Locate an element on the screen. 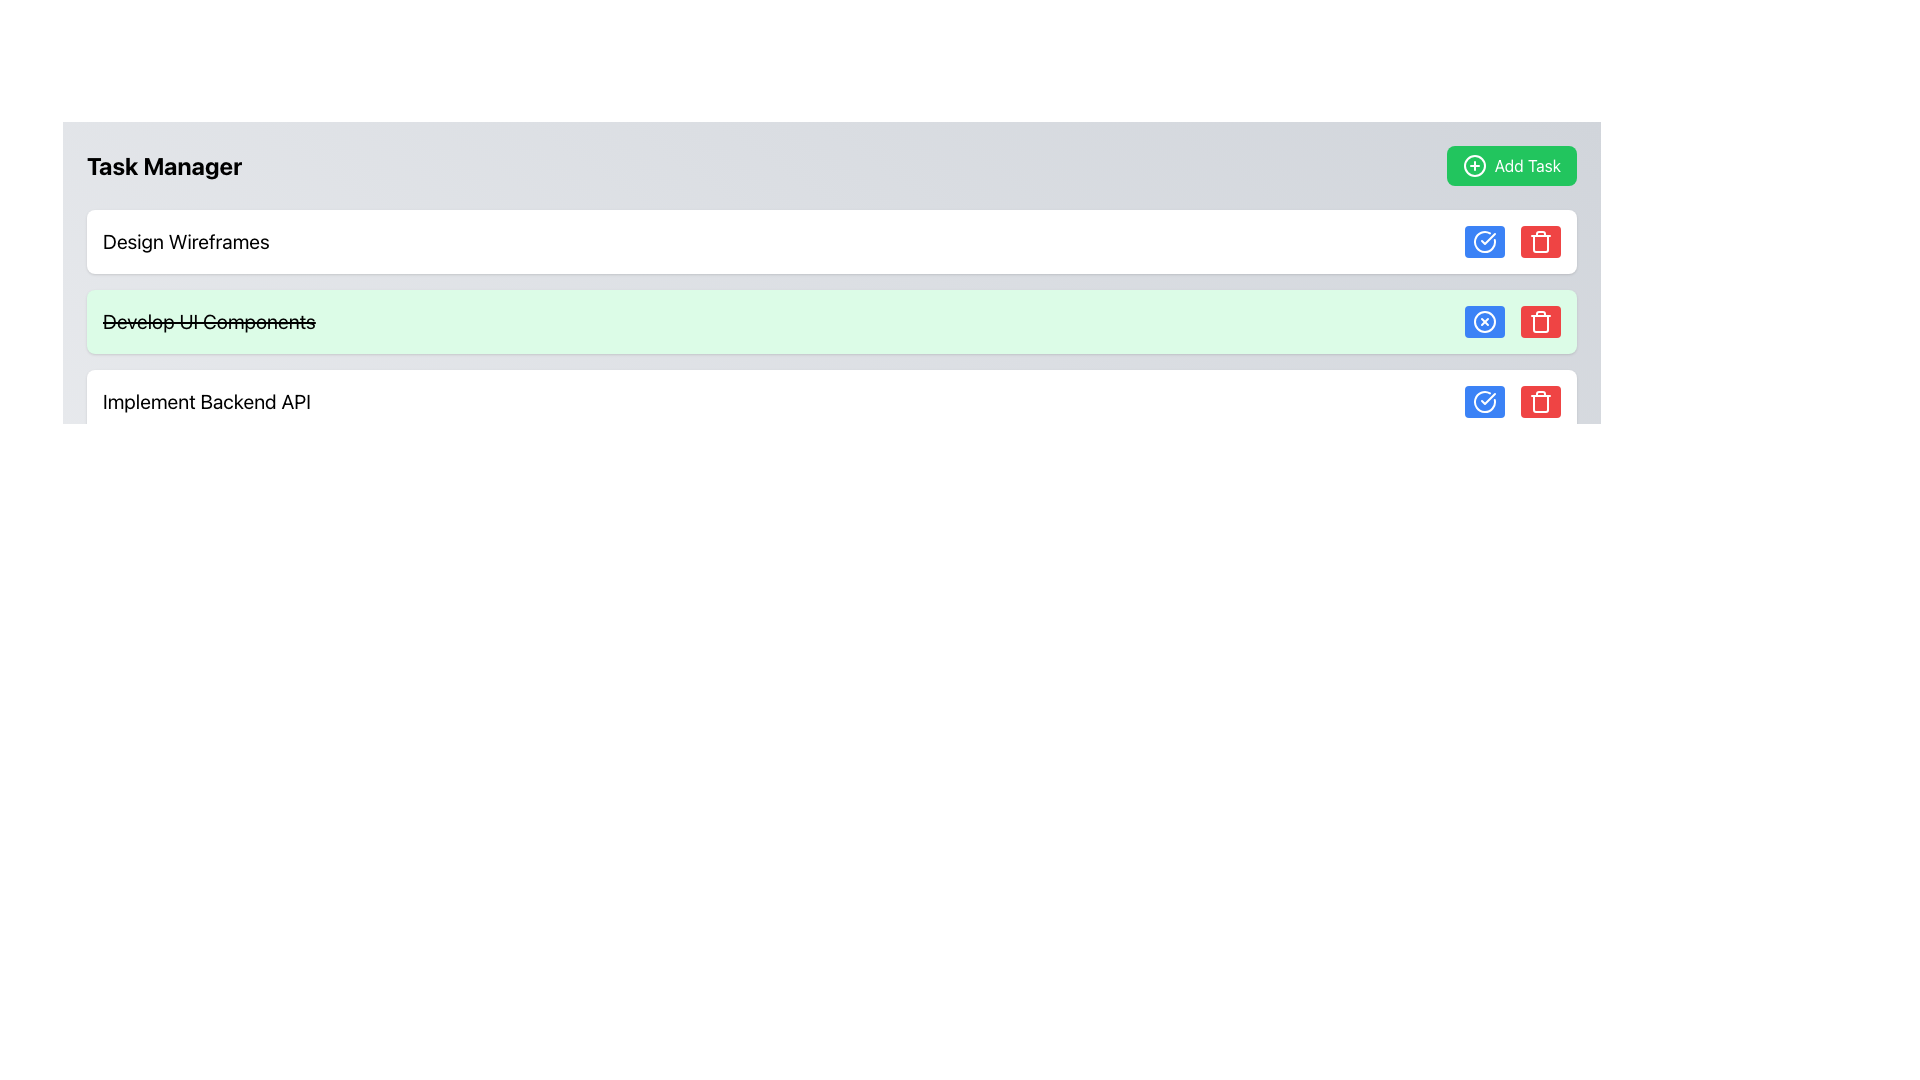 Image resolution: width=1920 pixels, height=1080 pixels. the red delete button with a trash can icon located in the rightmost section of the task item row is located at coordinates (1539, 320).